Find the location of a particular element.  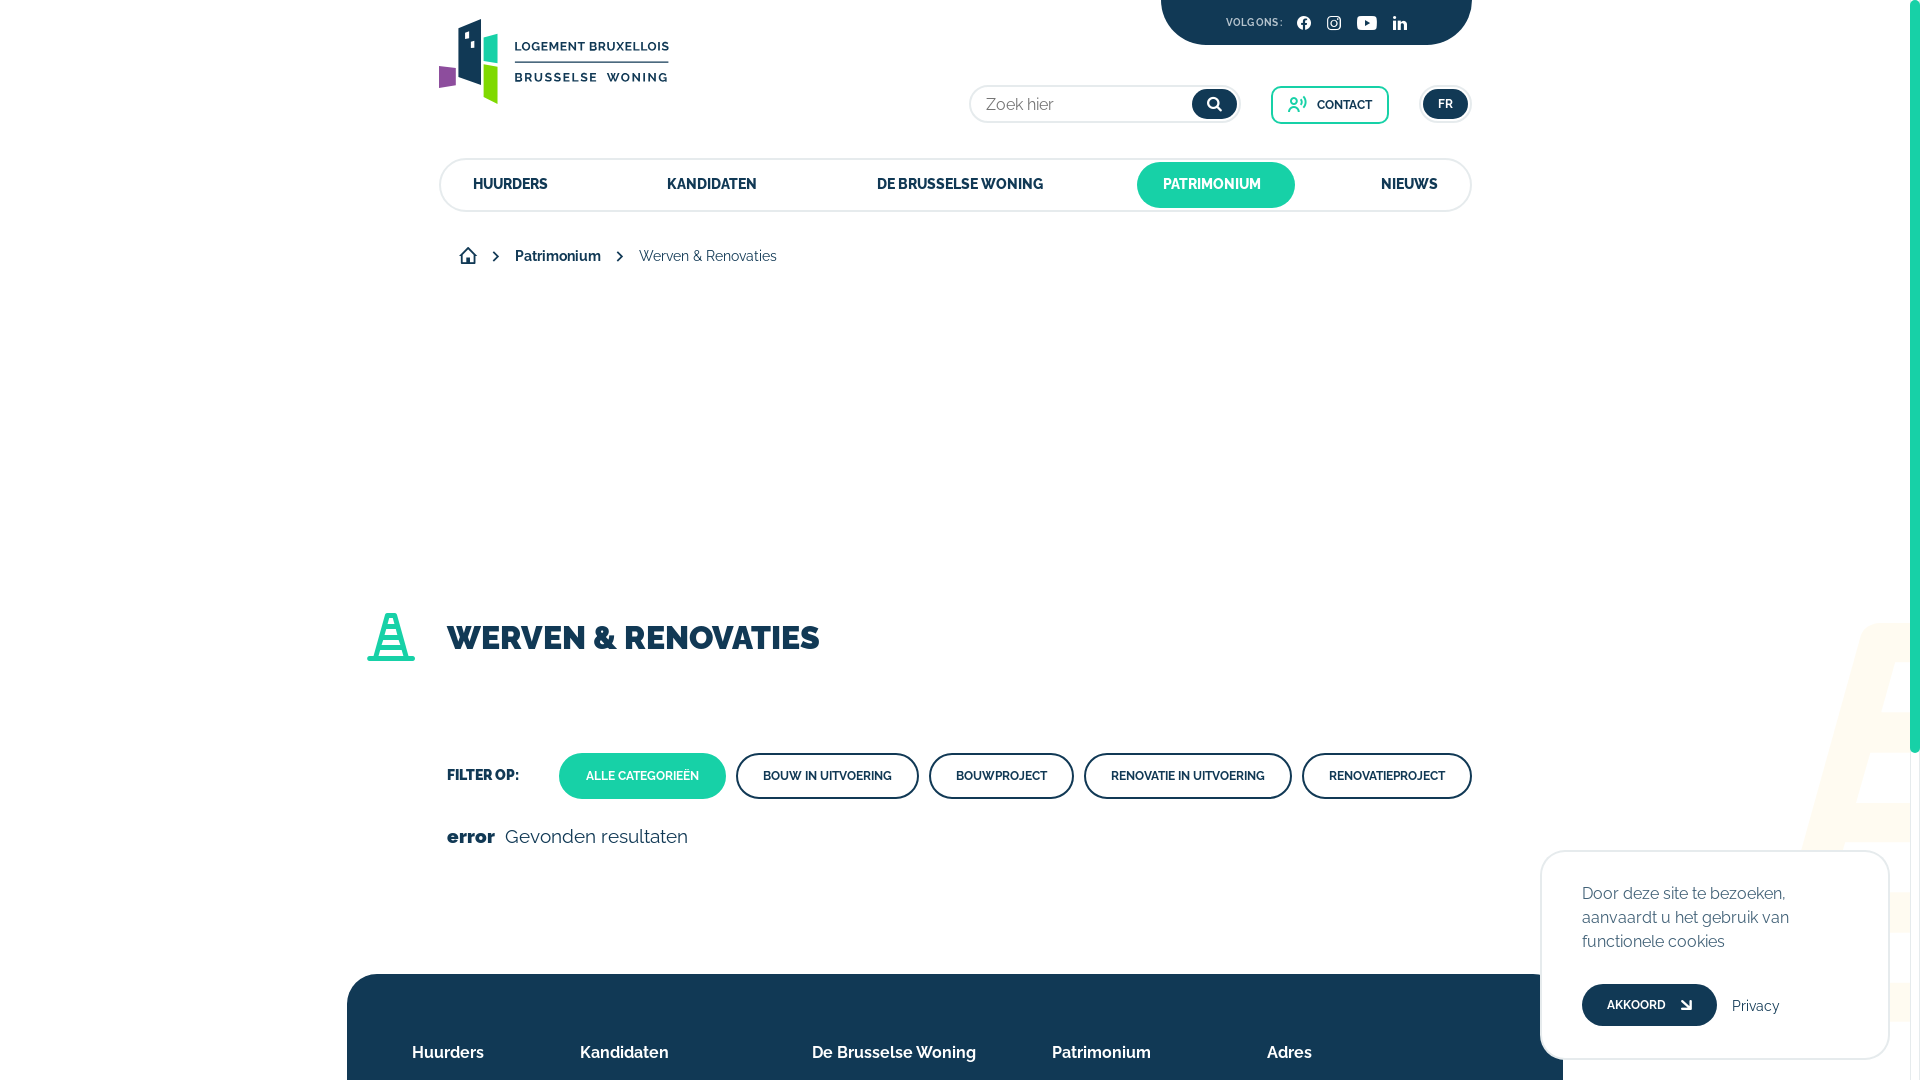

'NIEUWS' is located at coordinates (1407, 184).